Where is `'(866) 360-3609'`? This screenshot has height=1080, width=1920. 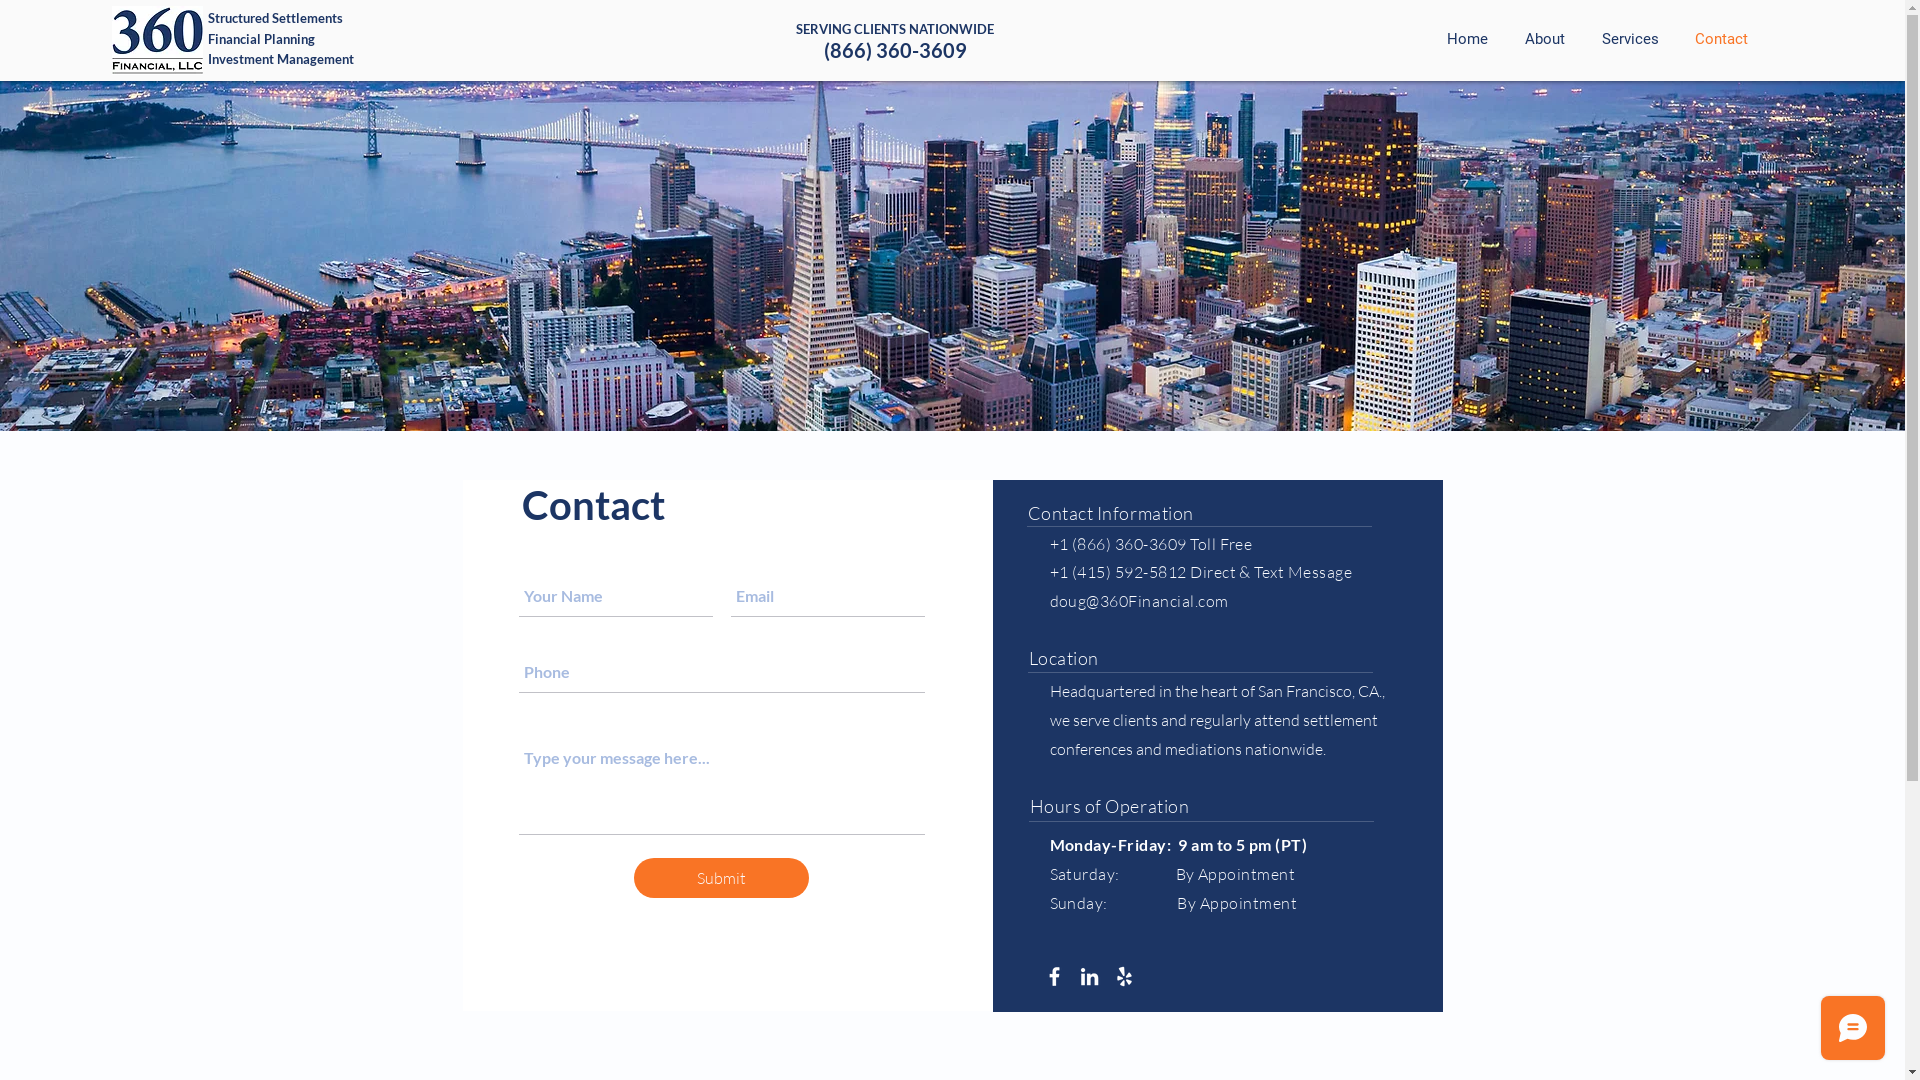 '(866) 360-3609' is located at coordinates (894, 49).